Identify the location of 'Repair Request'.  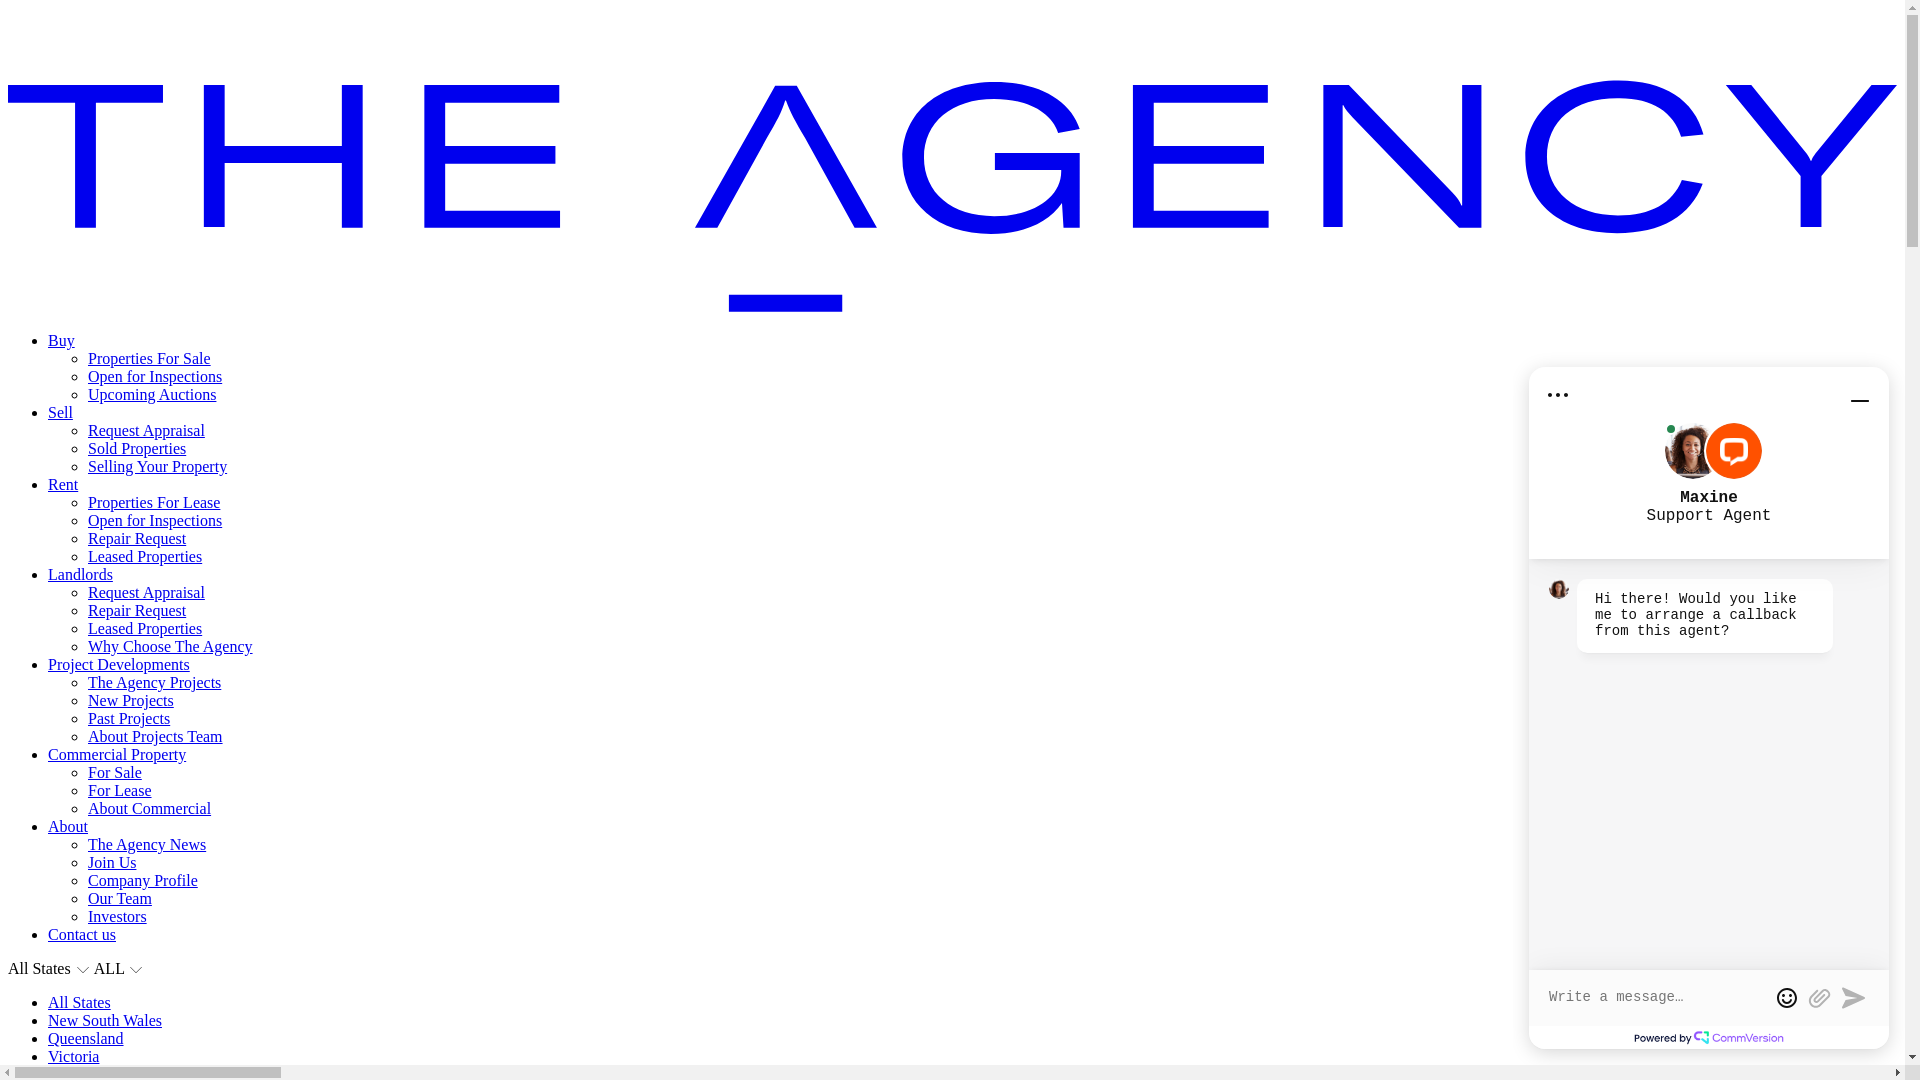
(136, 537).